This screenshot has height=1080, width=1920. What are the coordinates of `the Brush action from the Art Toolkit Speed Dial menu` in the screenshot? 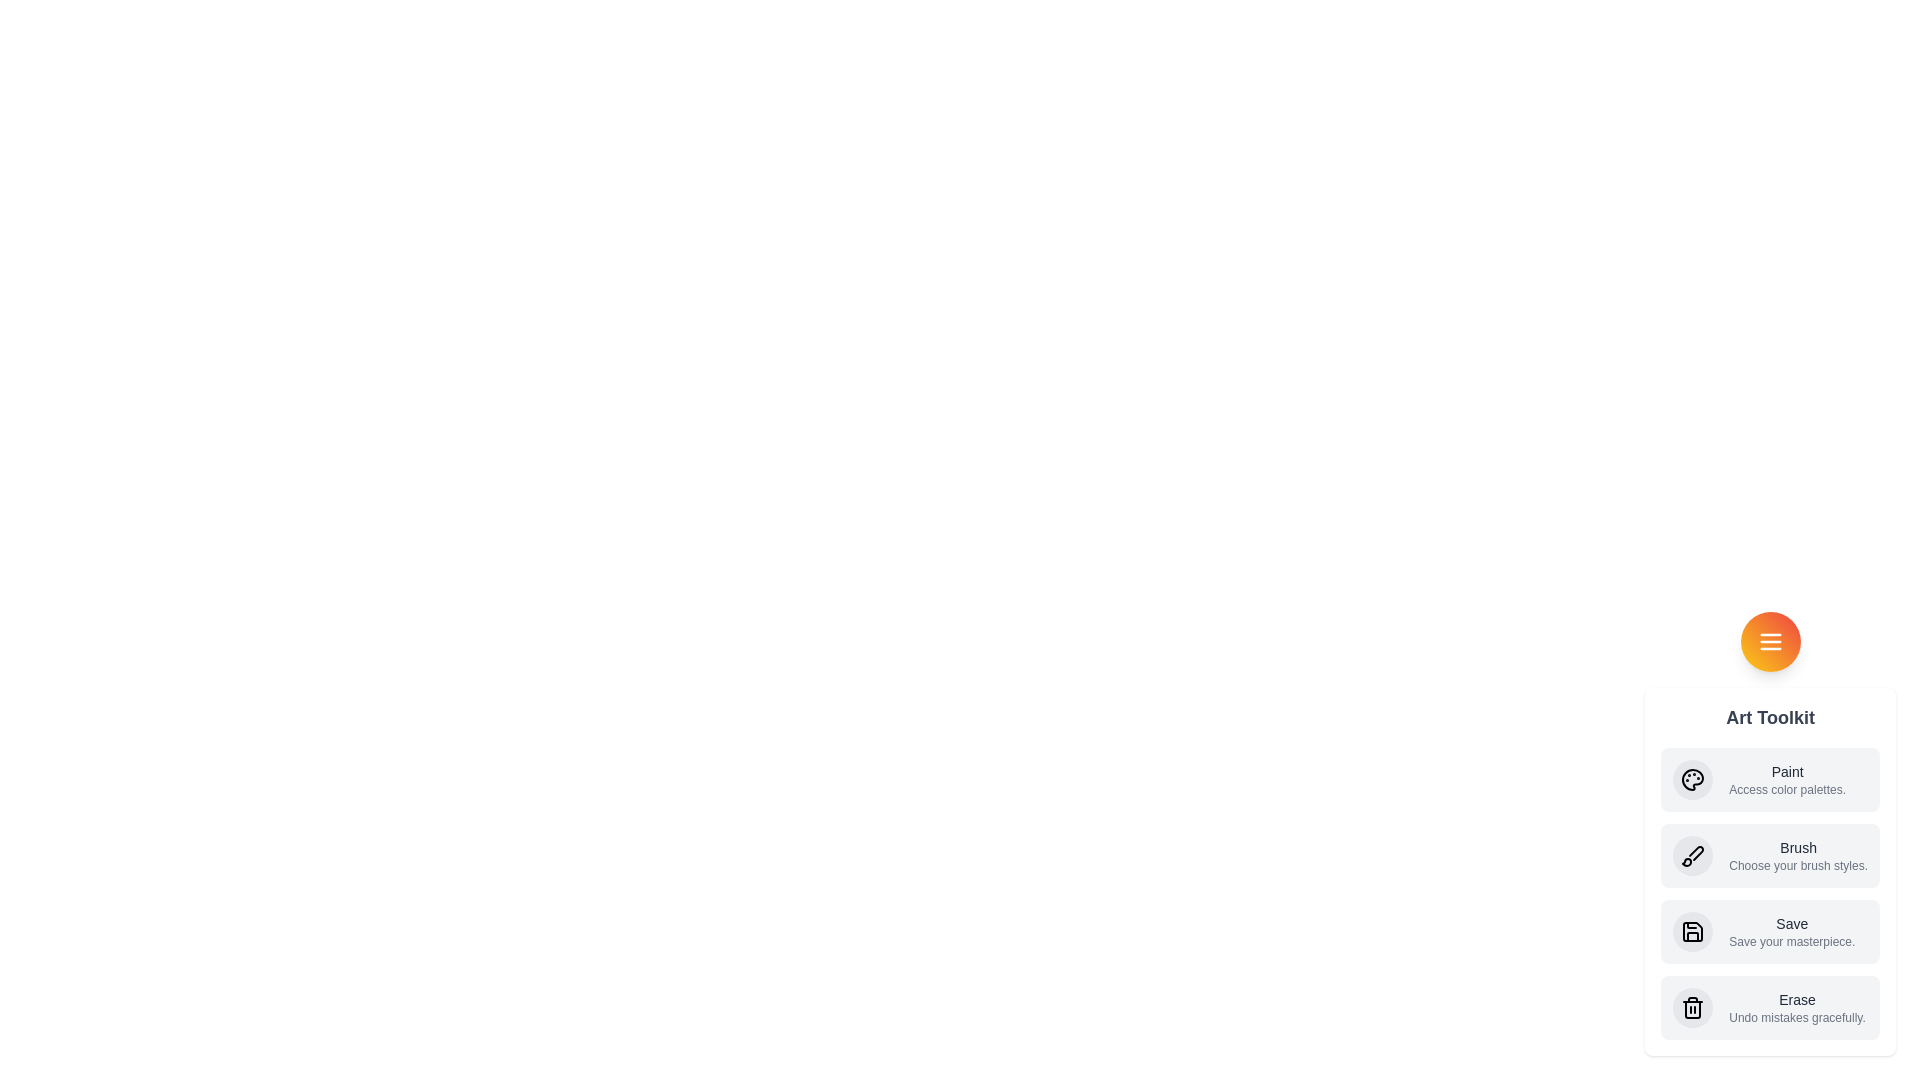 It's located at (1770, 855).